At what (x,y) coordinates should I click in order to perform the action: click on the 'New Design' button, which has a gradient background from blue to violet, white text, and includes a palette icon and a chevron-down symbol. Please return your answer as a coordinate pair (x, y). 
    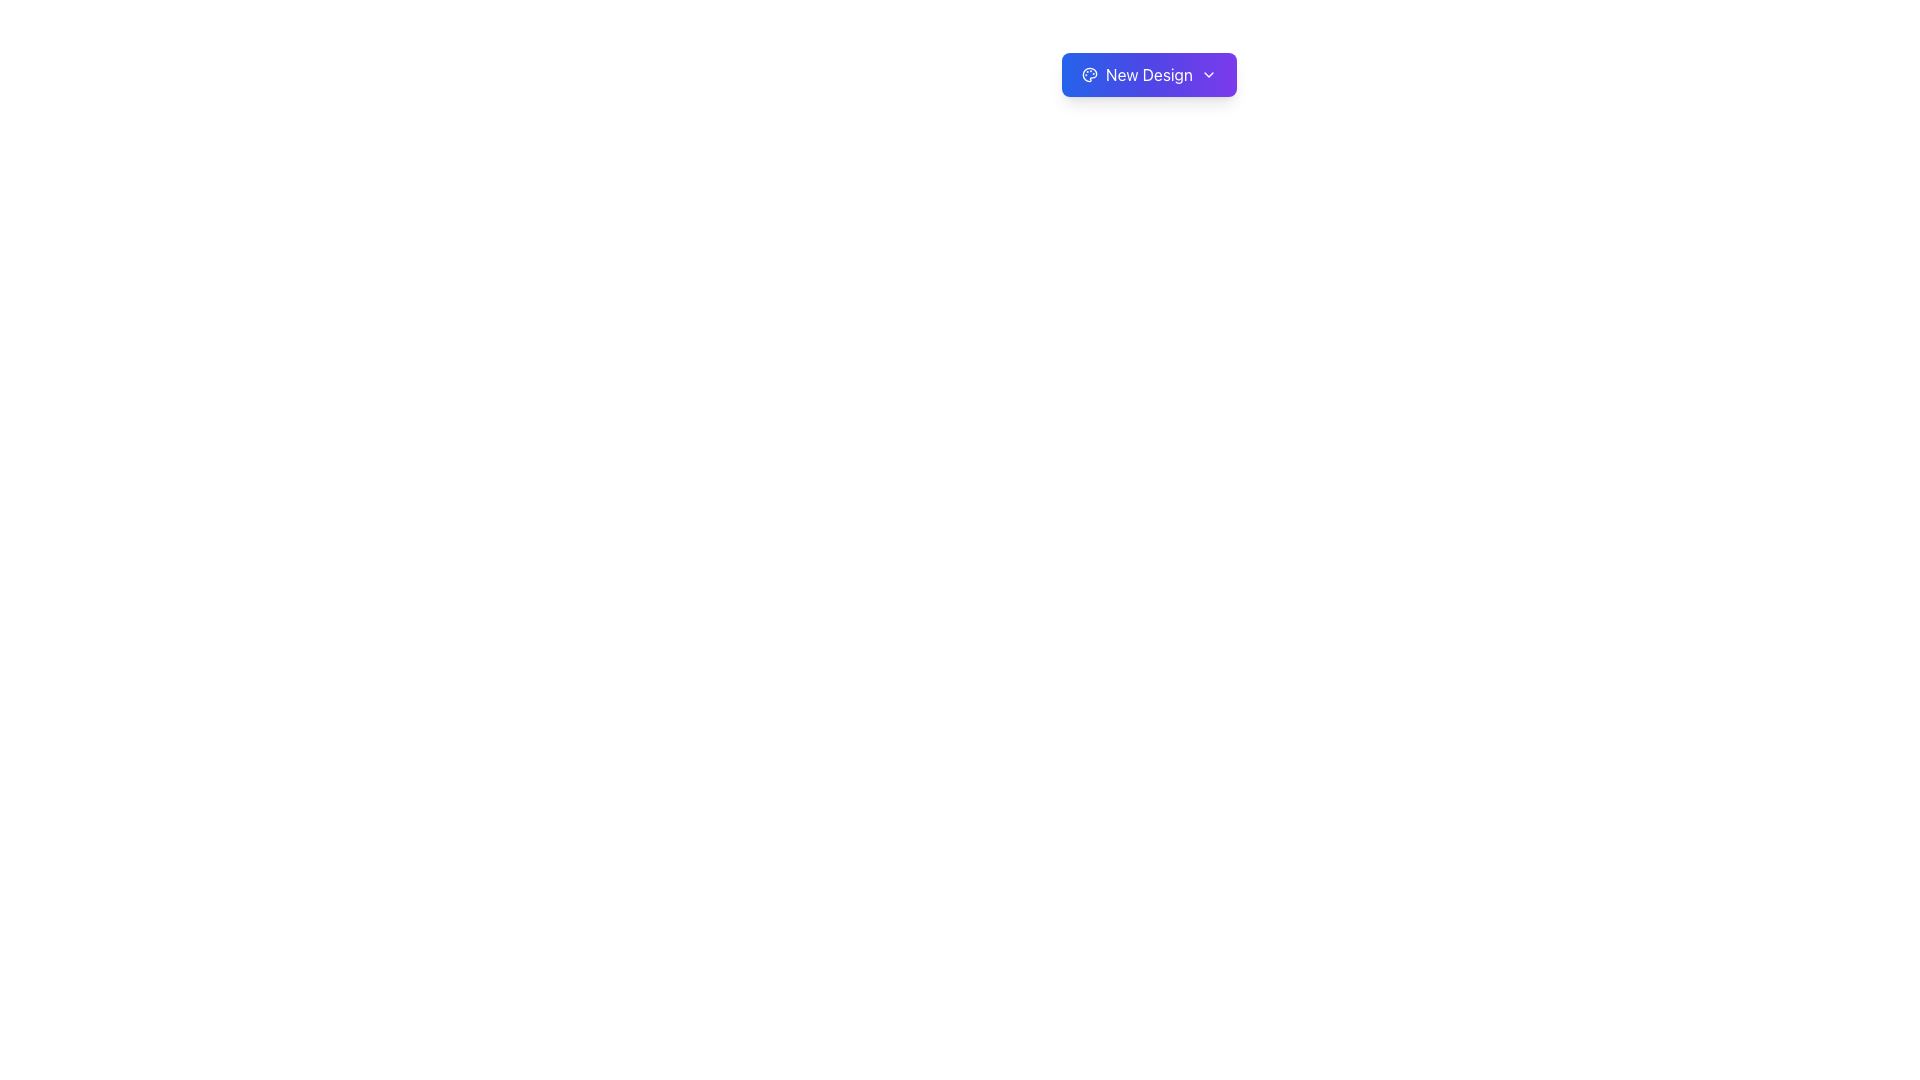
    Looking at the image, I should click on (1149, 73).